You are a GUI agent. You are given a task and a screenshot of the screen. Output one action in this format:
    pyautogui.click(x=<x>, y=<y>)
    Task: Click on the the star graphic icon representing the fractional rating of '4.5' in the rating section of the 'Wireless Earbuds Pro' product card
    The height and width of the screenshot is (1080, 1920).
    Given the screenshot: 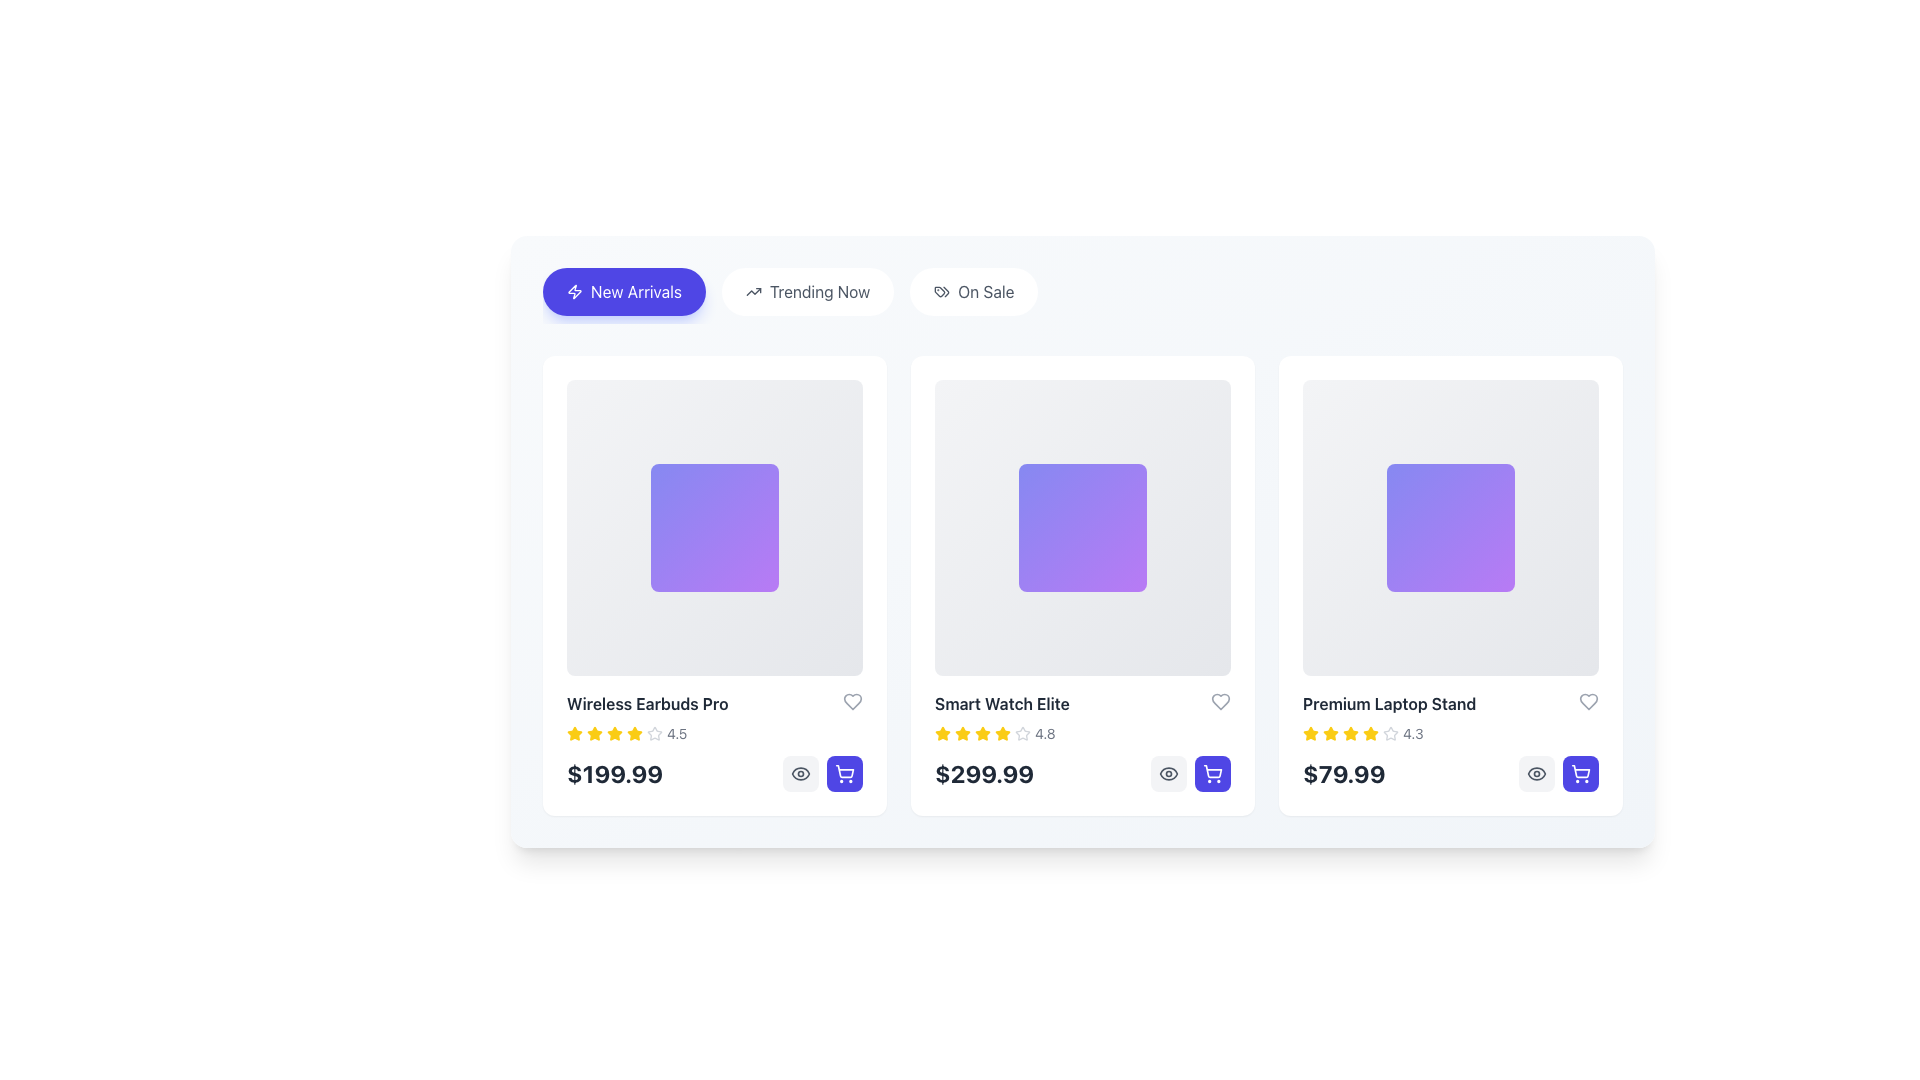 What is the action you would take?
    pyautogui.click(x=654, y=733)
    